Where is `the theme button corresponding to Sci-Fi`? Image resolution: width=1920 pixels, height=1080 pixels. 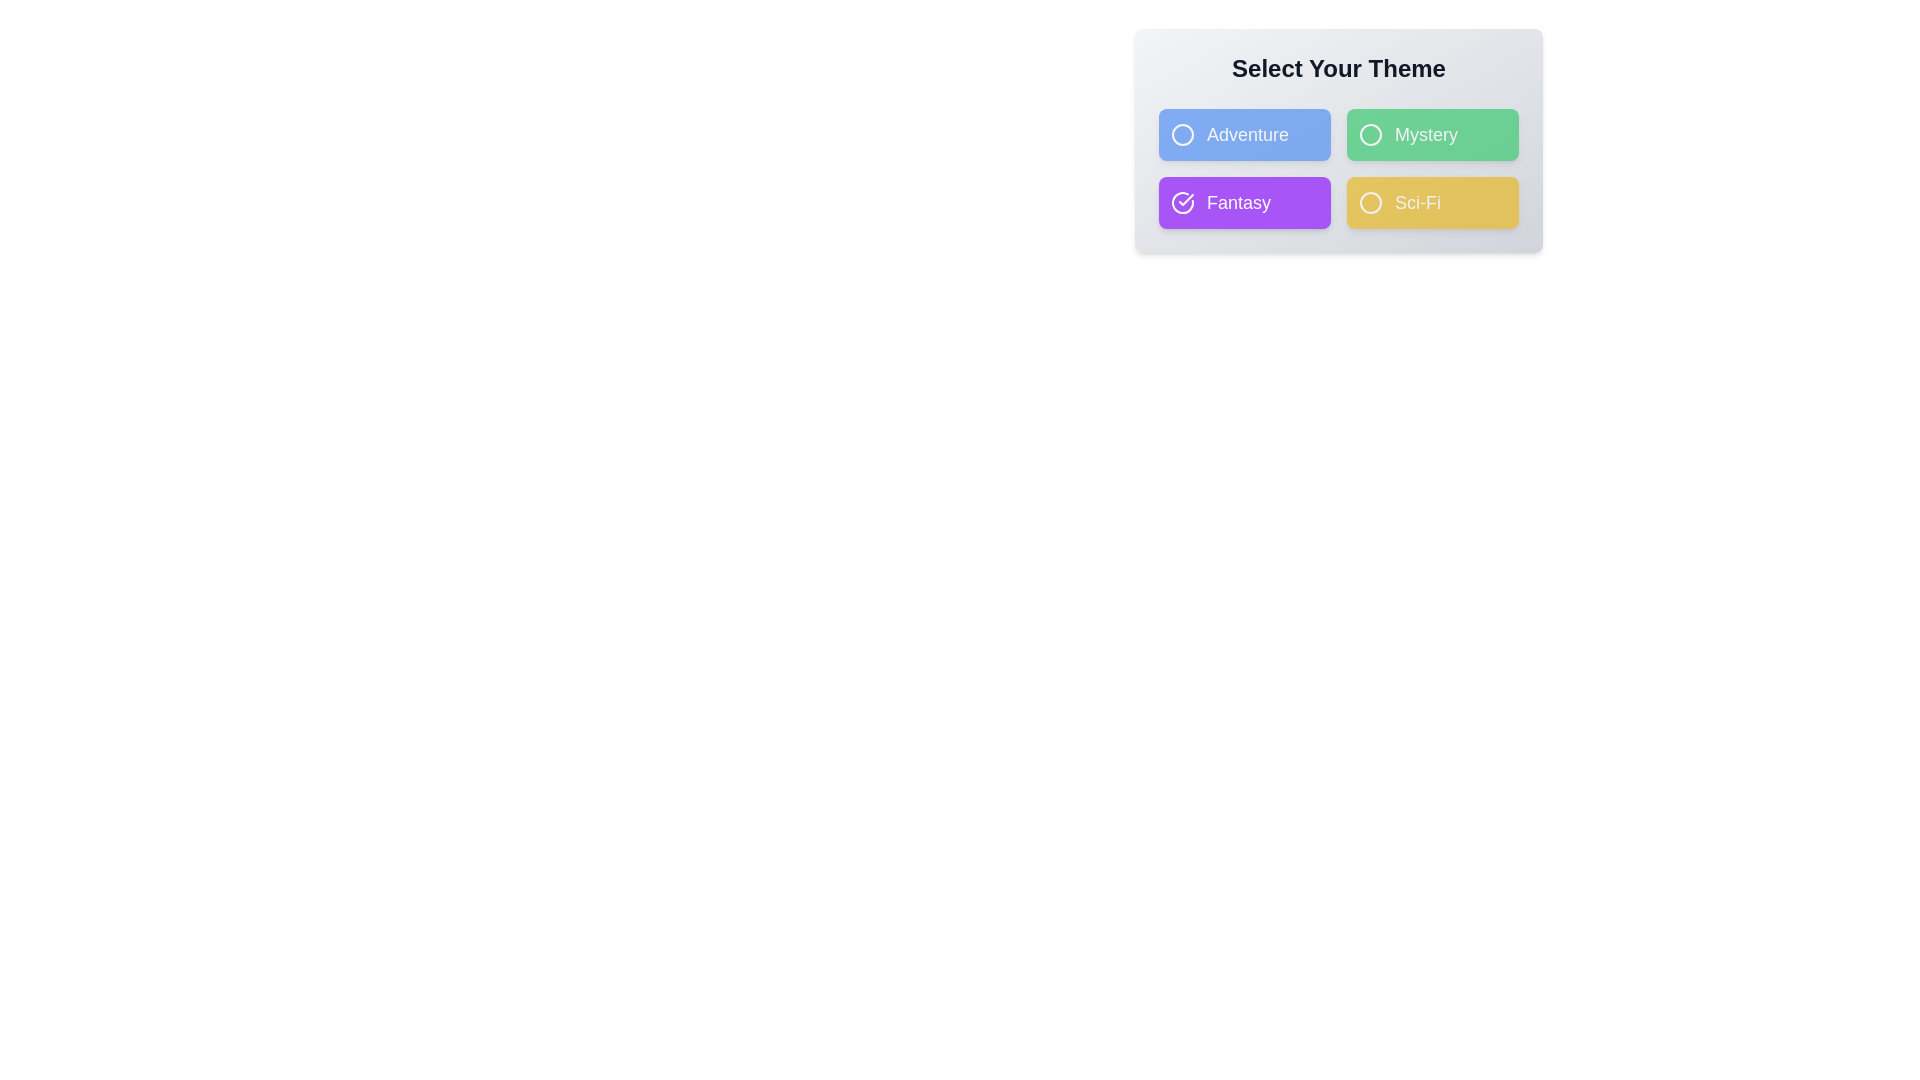 the theme button corresponding to Sci-Fi is located at coordinates (1432, 203).